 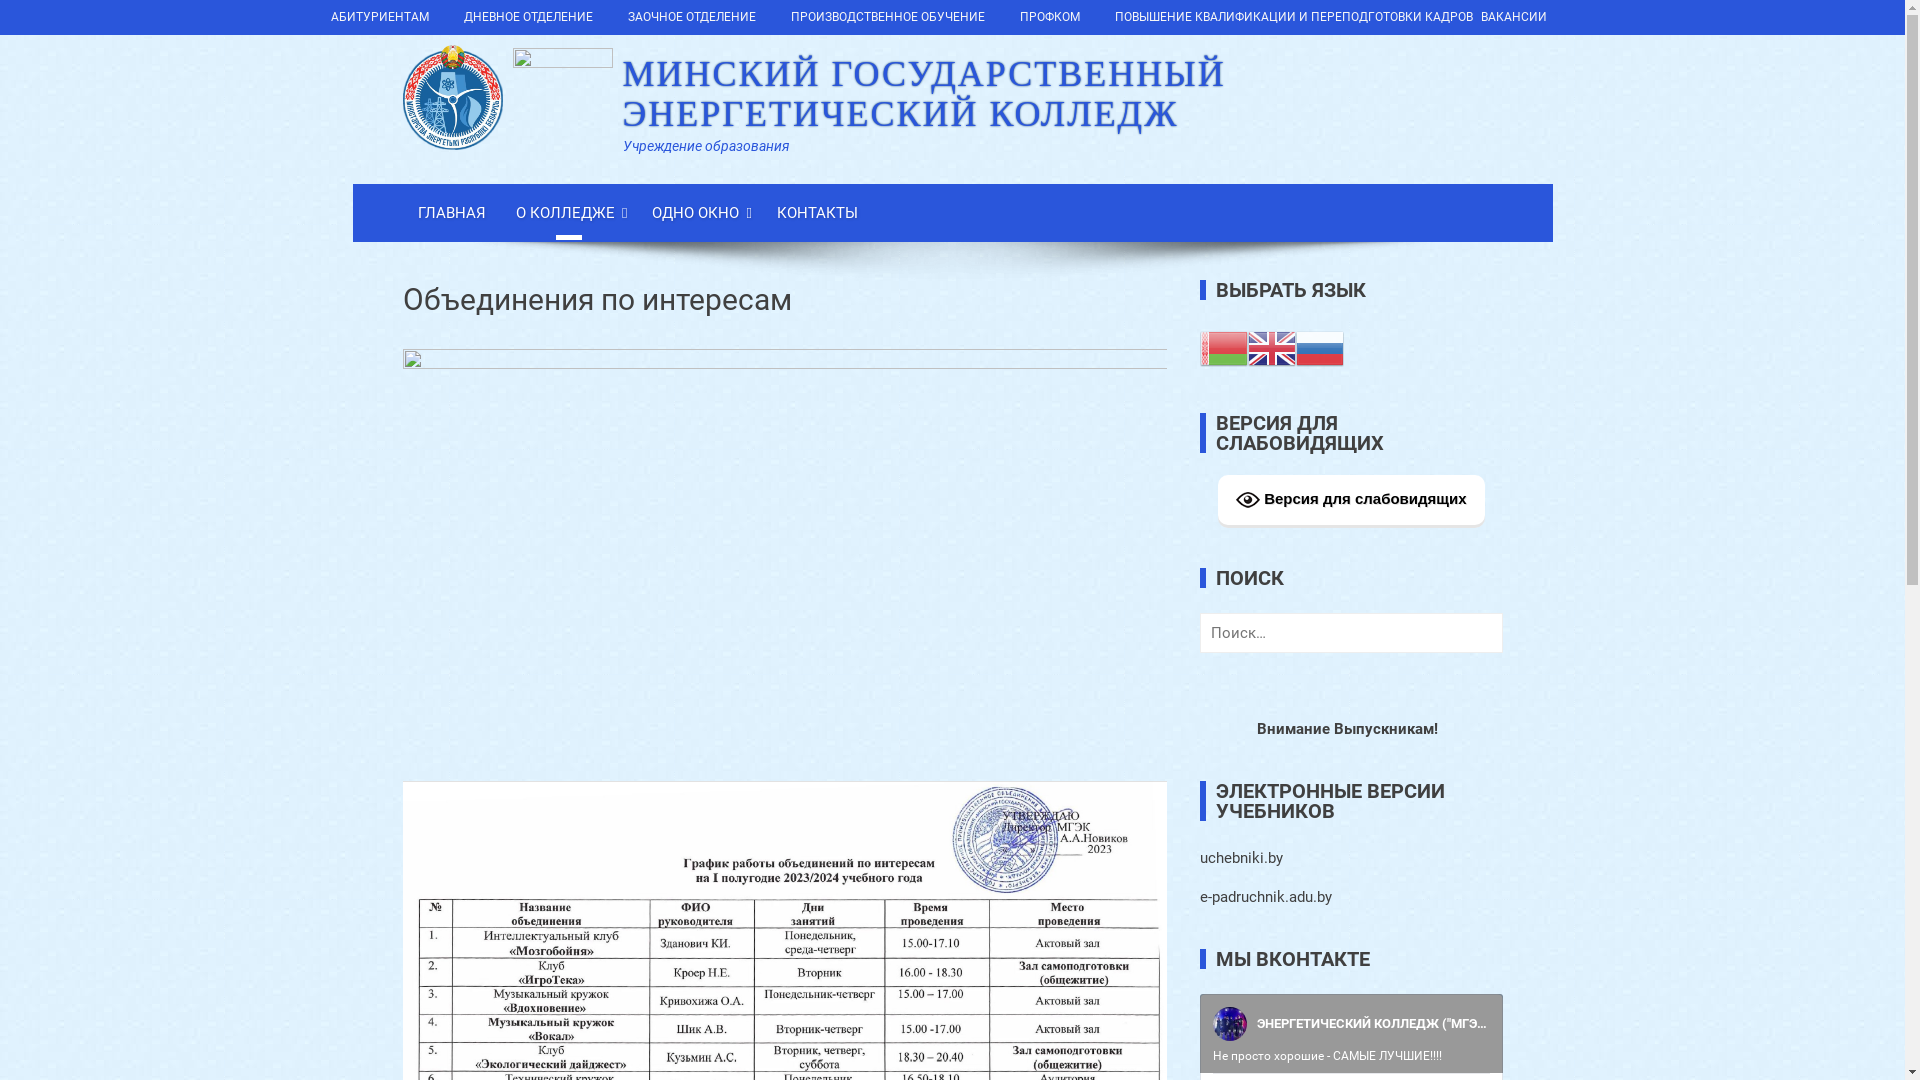 I want to click on 'Russian', so click(x=1320, y=346).